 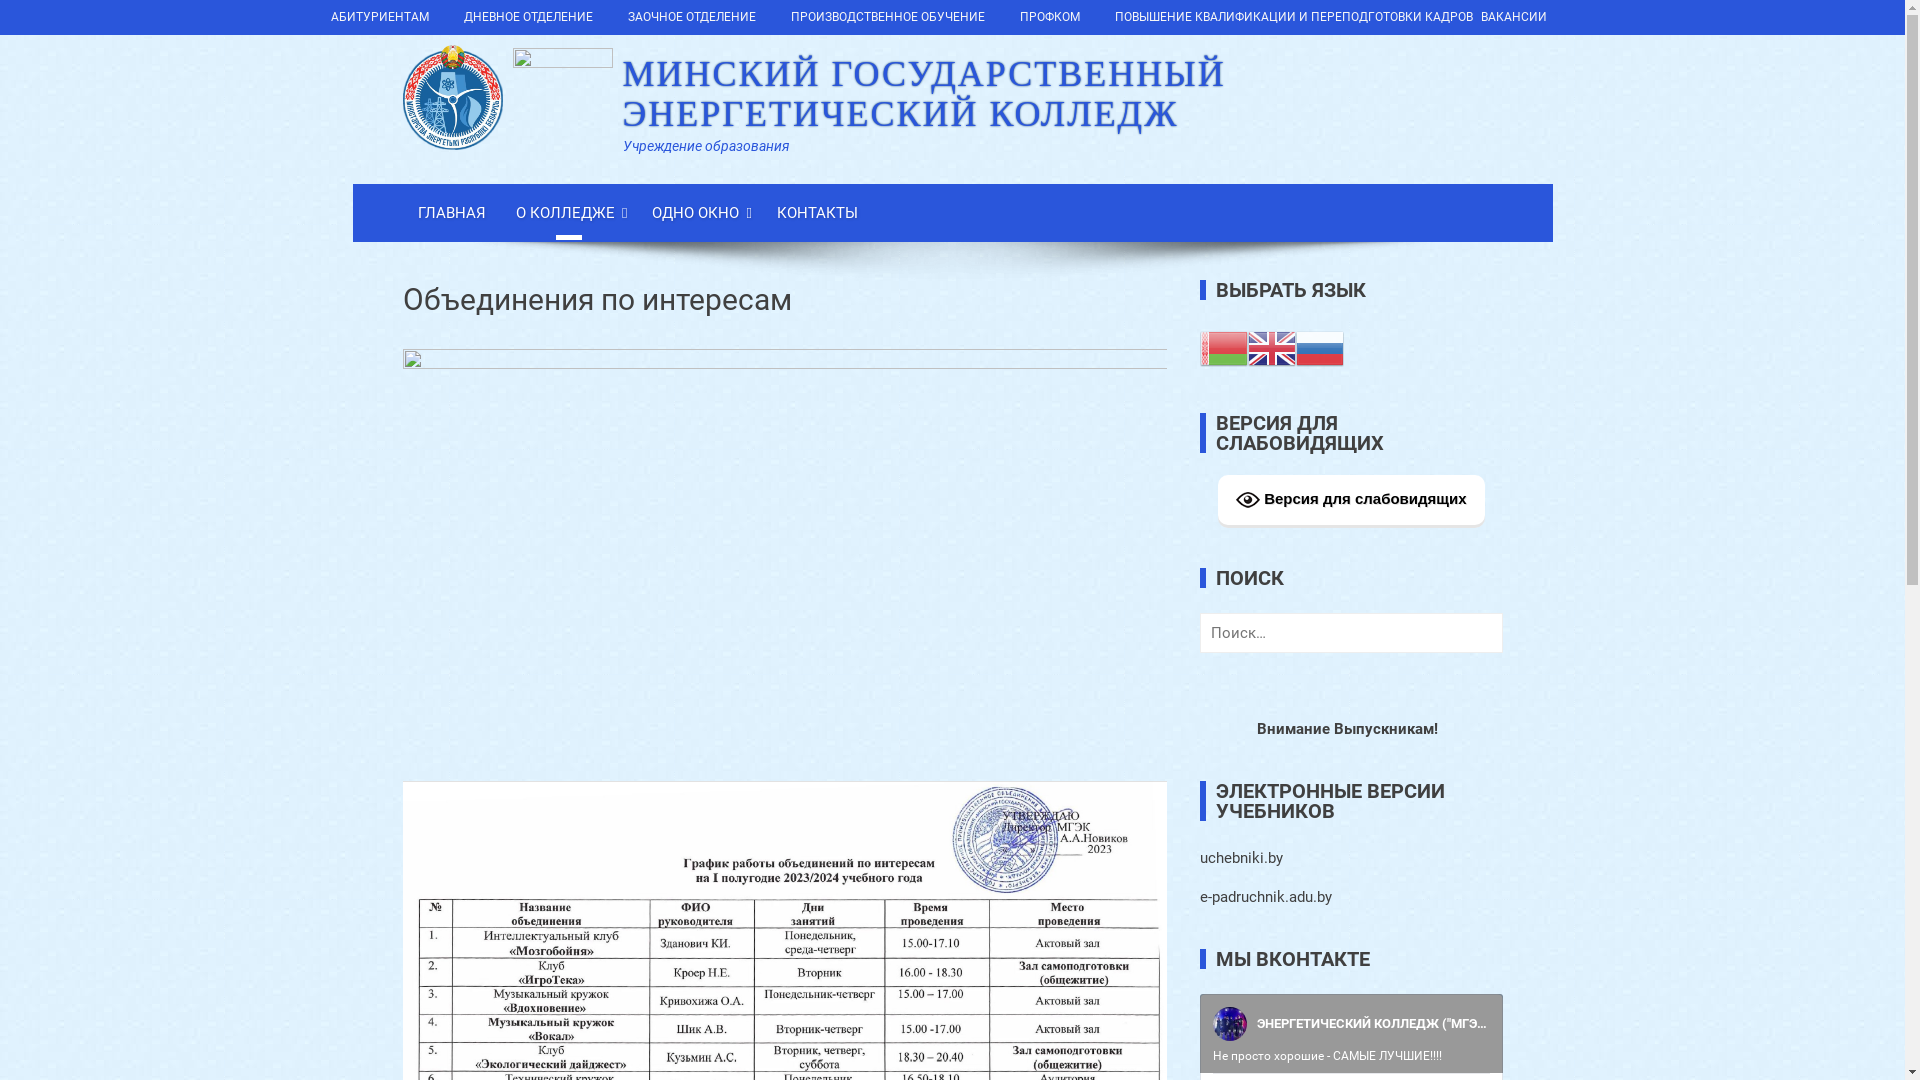 I want to click on 'Russian', so click(x=1320, y=346).